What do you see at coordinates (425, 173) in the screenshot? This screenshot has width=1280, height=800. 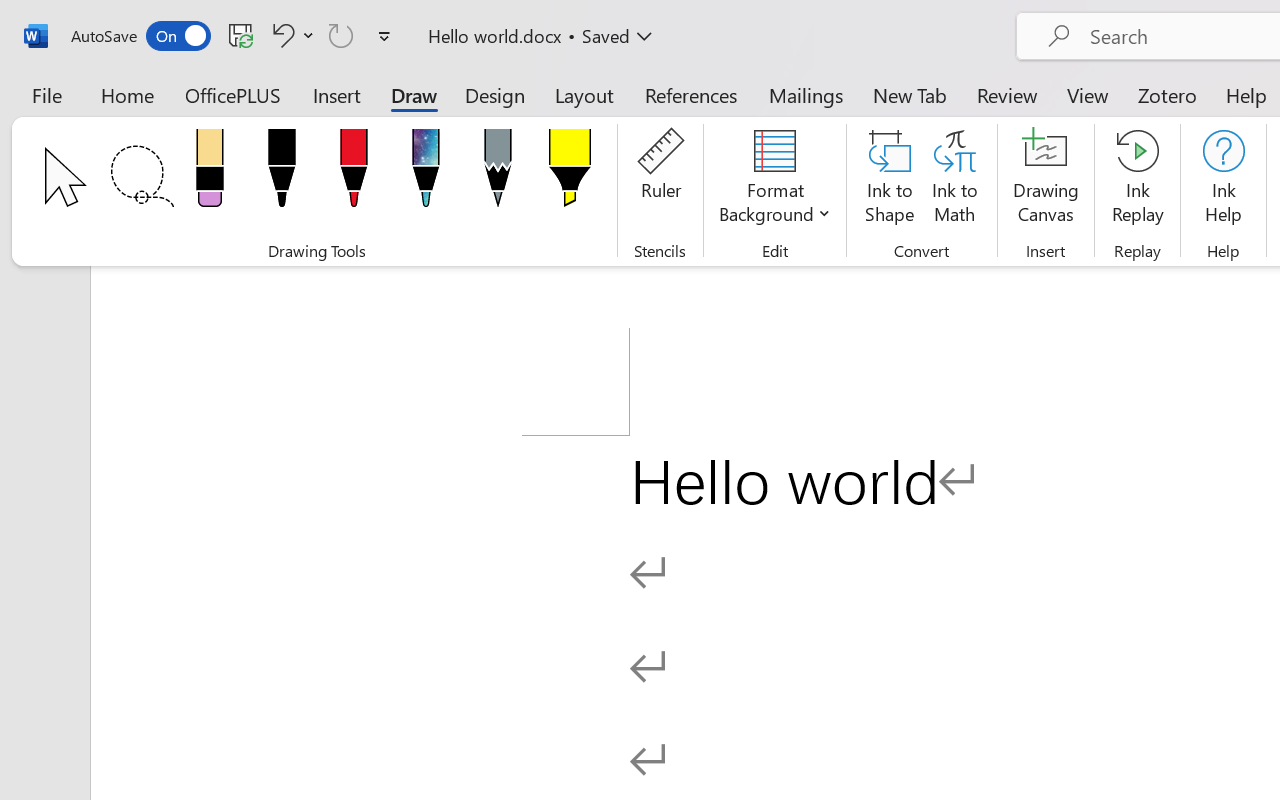 I see `'Pen: Galaxy, 1 mm'` at bounding box center [425, 173].